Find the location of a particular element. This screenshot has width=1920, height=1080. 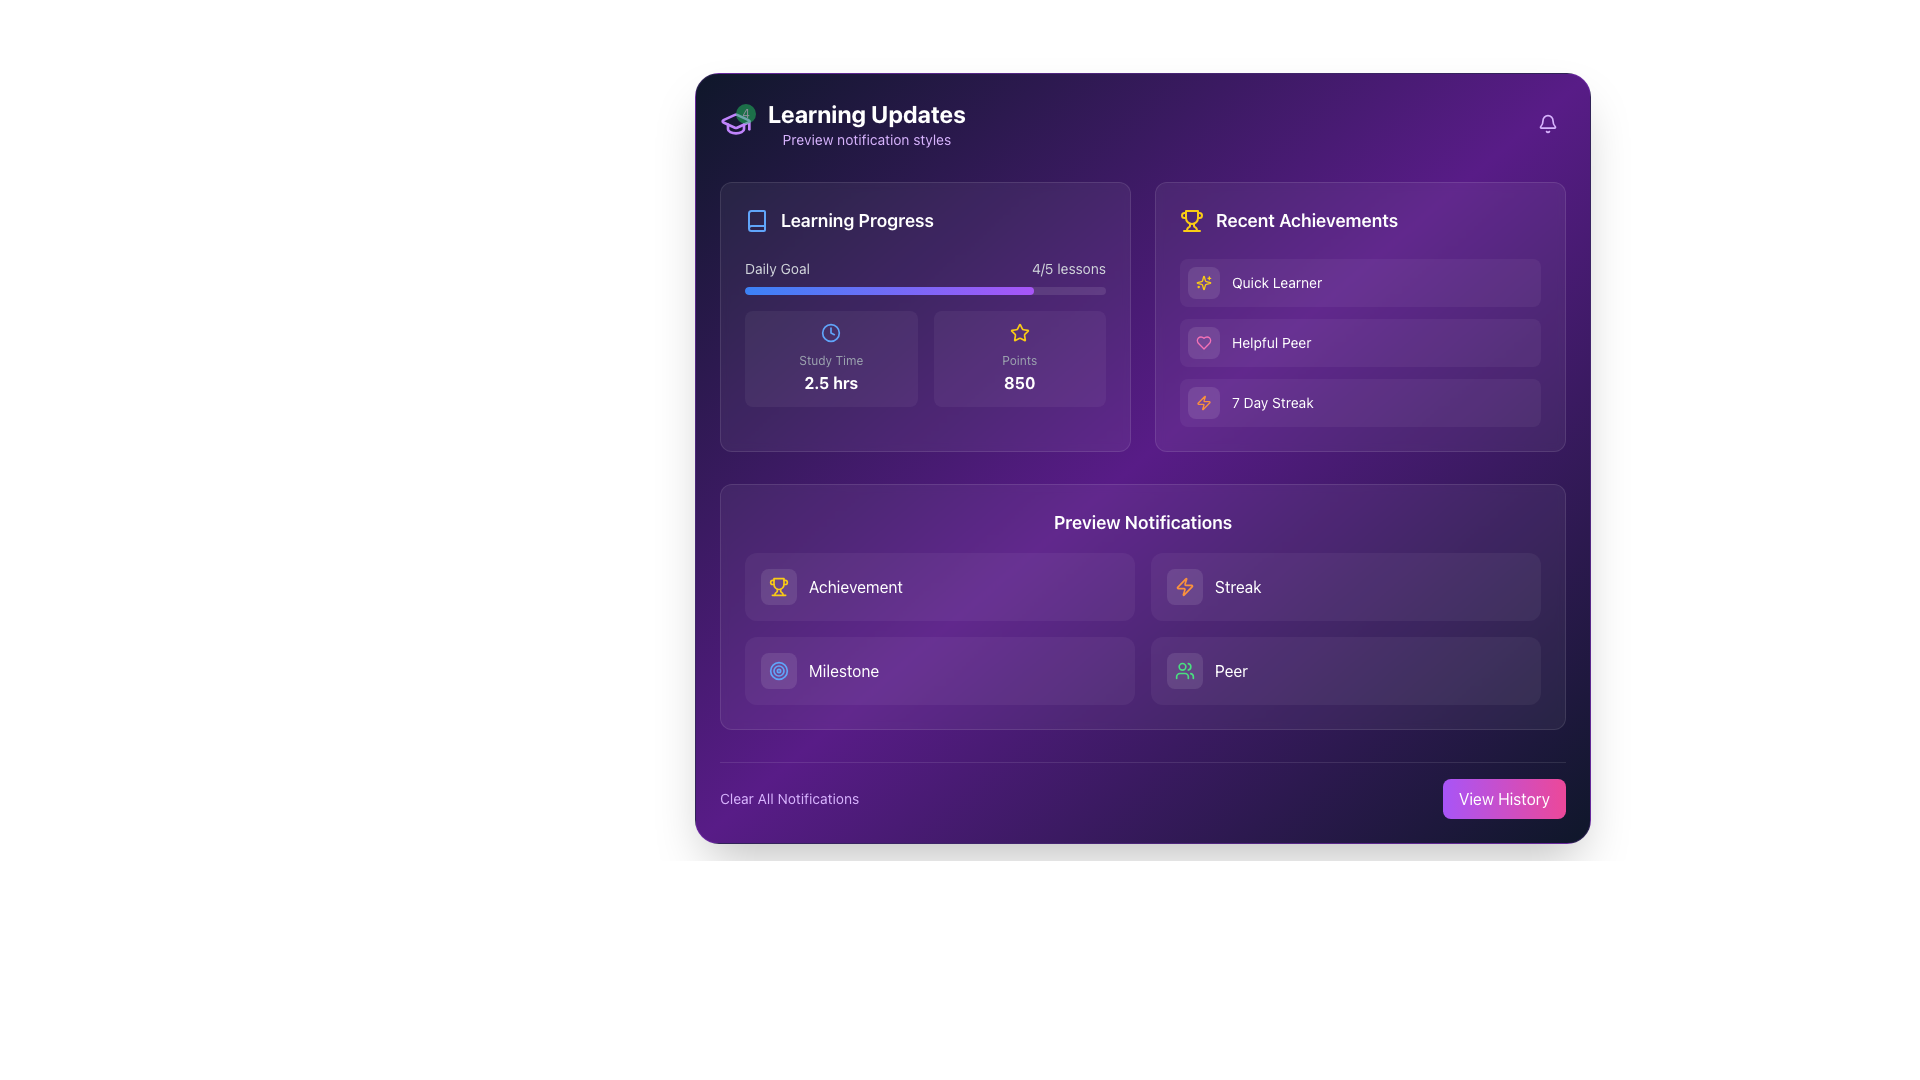

the static text label displaying 'Points' in light gray, located at the bottom-center of the points summary tile, above the value '850' and below a star icon is located at coordinates (1019, 360).